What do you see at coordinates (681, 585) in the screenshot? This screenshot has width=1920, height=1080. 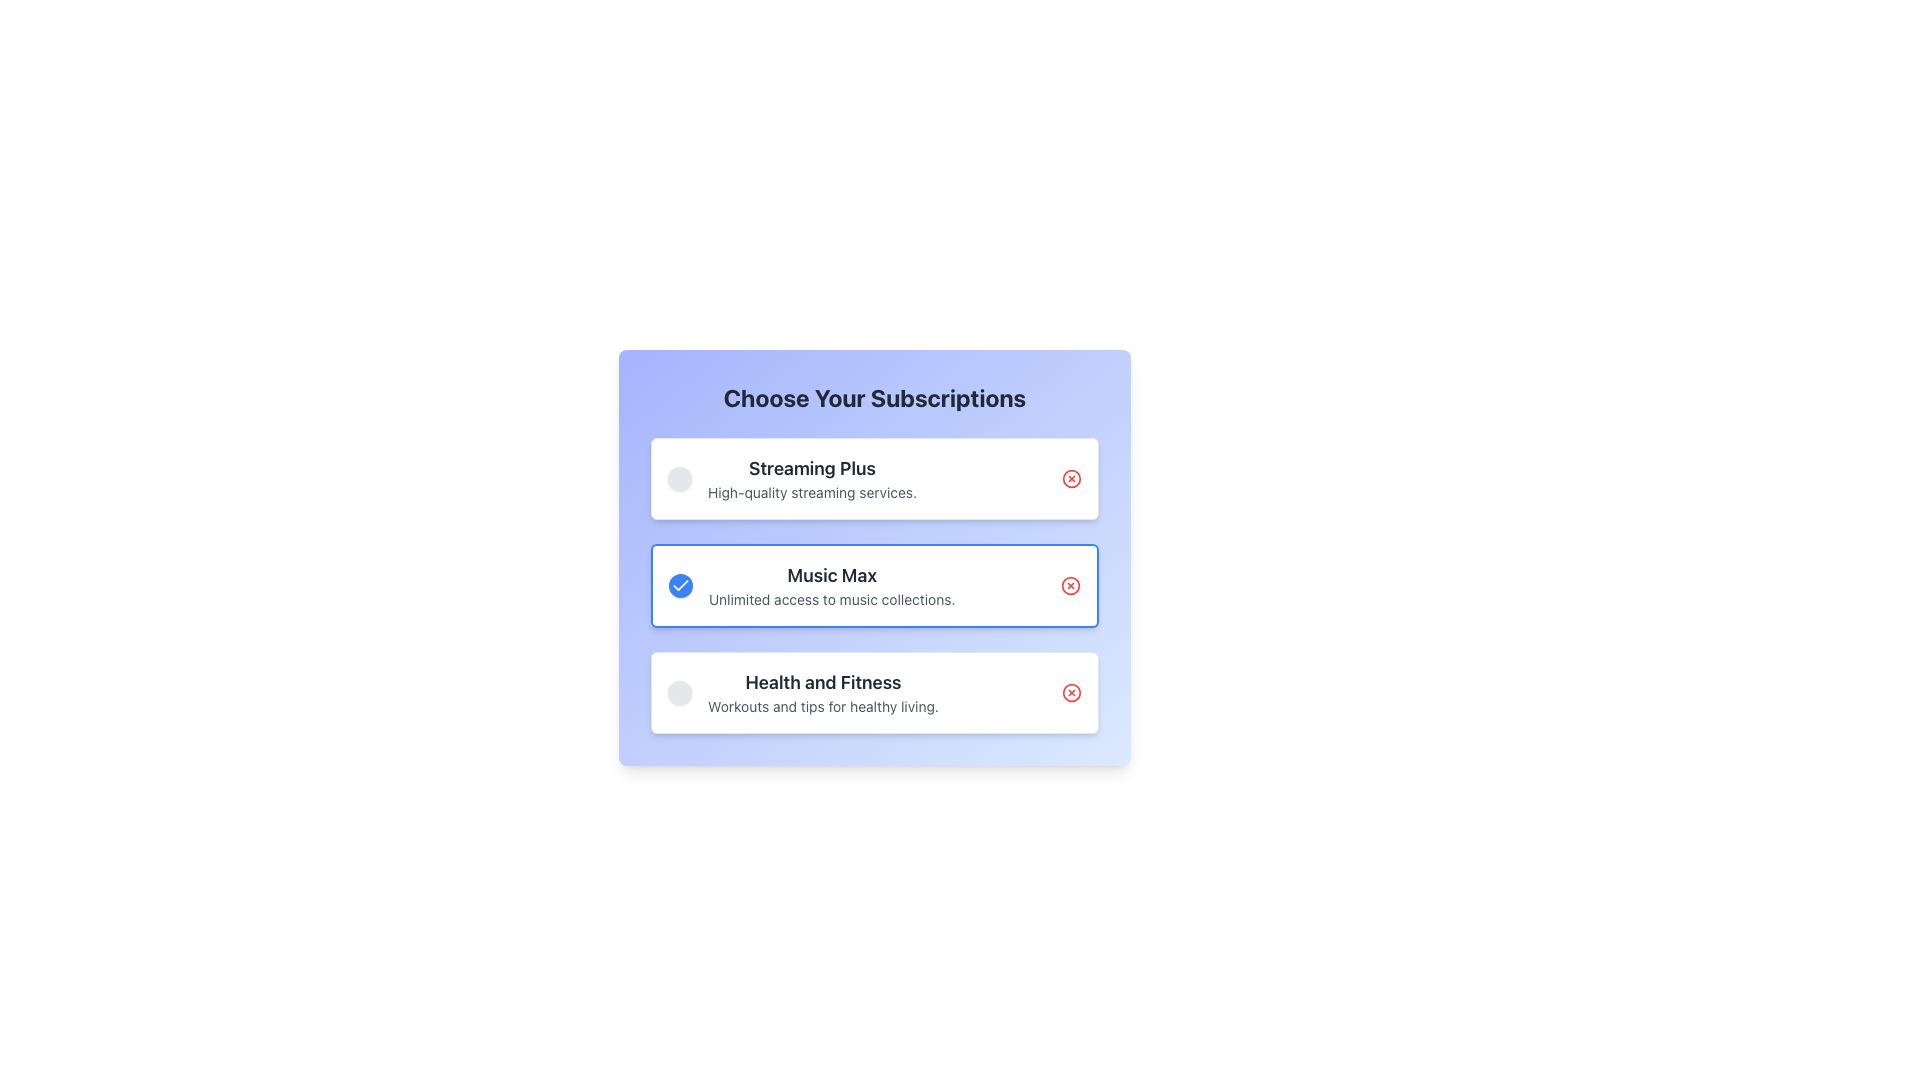 I see `the circular blue checkbox with a white checkmark icon located at the leftmost side of the 'Music Max' subscription option panel` at bounding box center [681, 585].